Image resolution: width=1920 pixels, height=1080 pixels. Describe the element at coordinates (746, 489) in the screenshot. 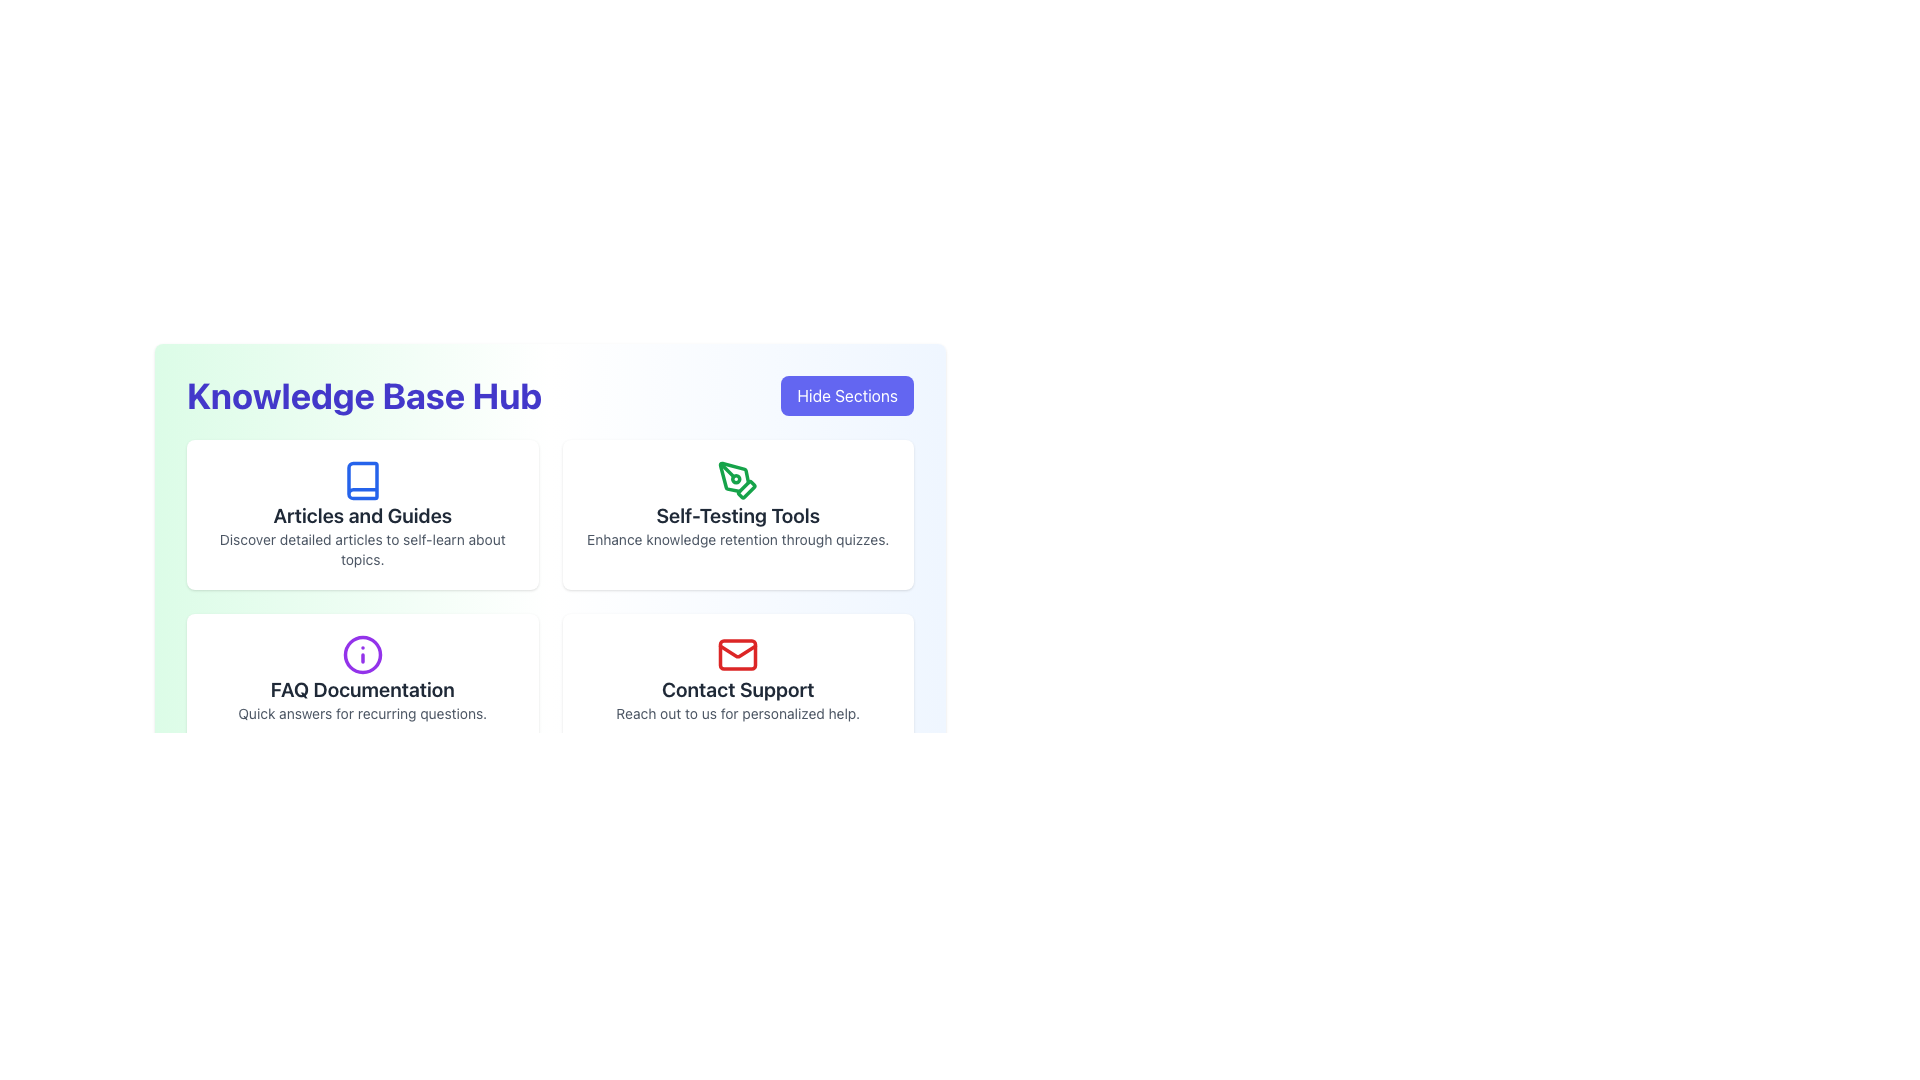

I see `the inner tip of the green pen tool icon, which is a decorative diamond-shaped element located in the 'Self-Testing Tools' section of the main dashboard interface` at that location.